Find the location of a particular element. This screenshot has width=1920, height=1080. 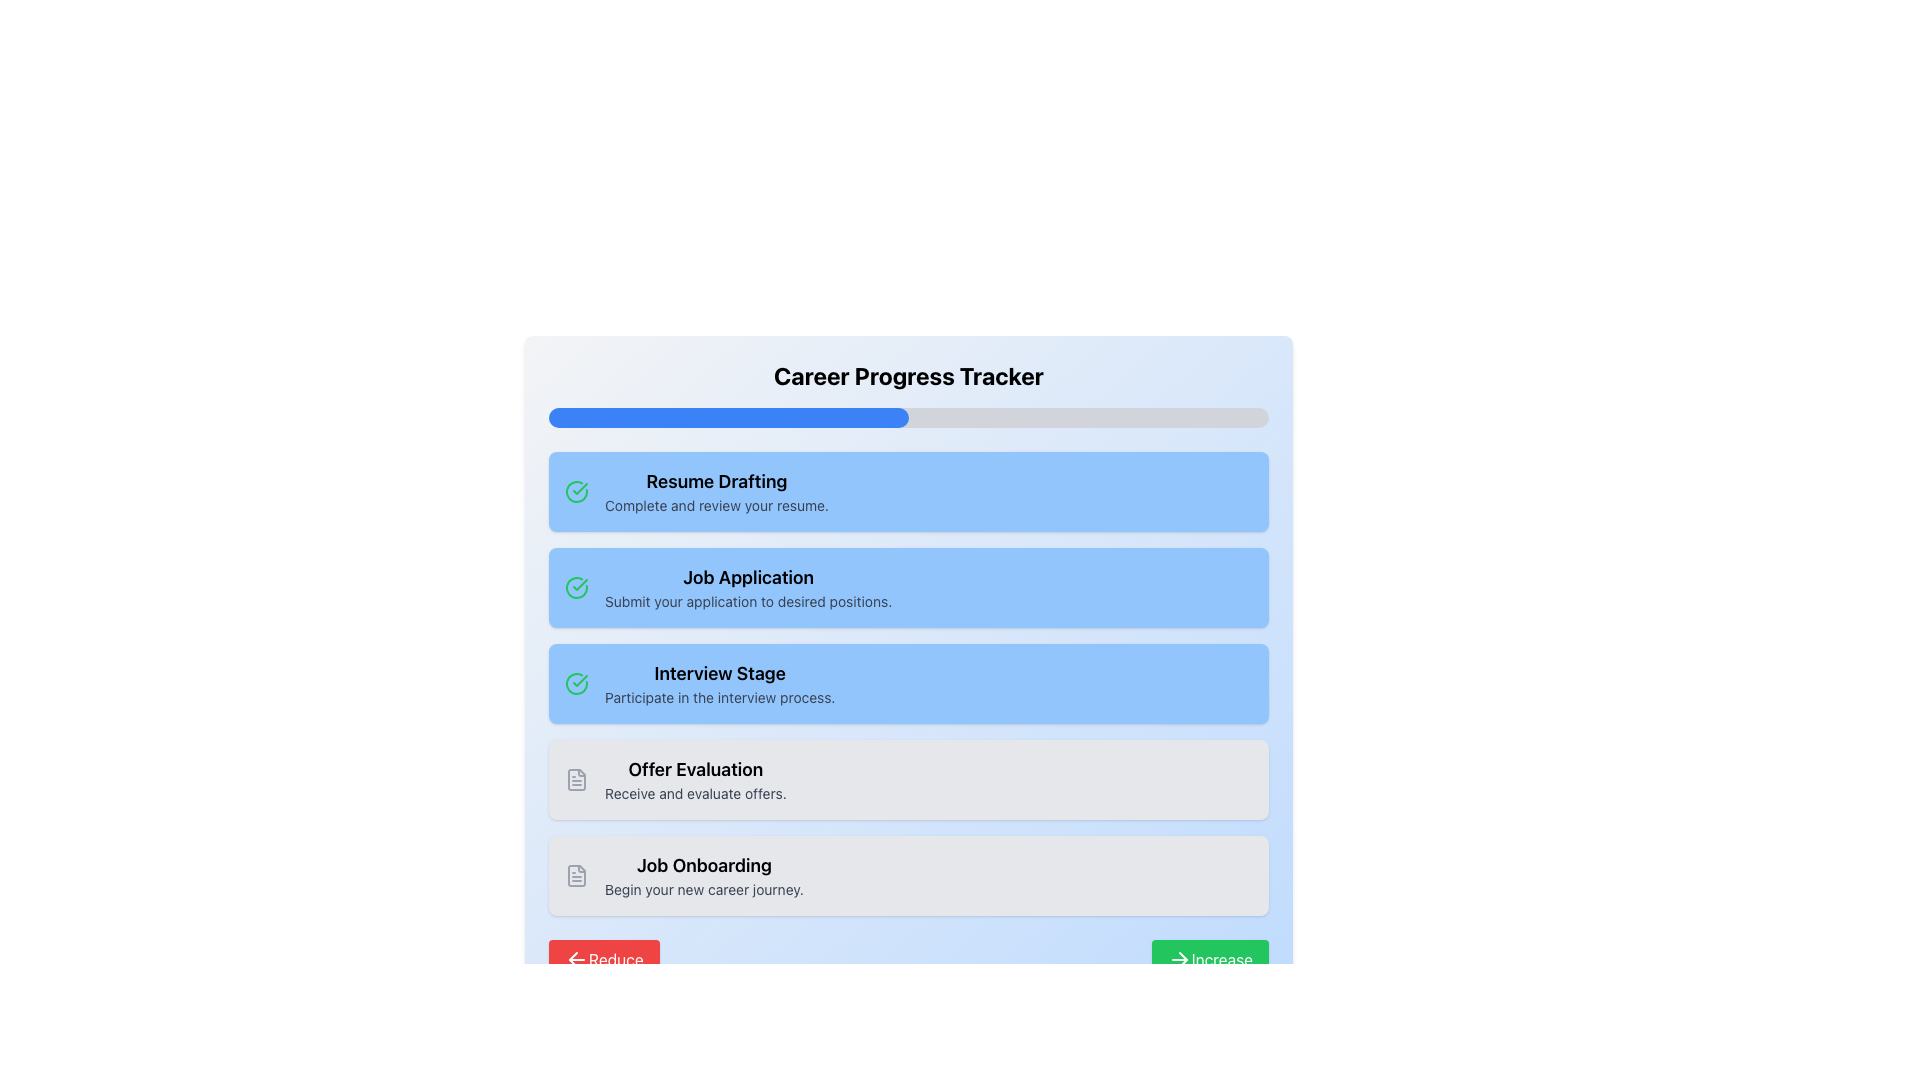

the 'Interview Stage' step card in the Career Progress Tracker, which is the third section in a vertically stacked list is located at coordinates (907, 682).